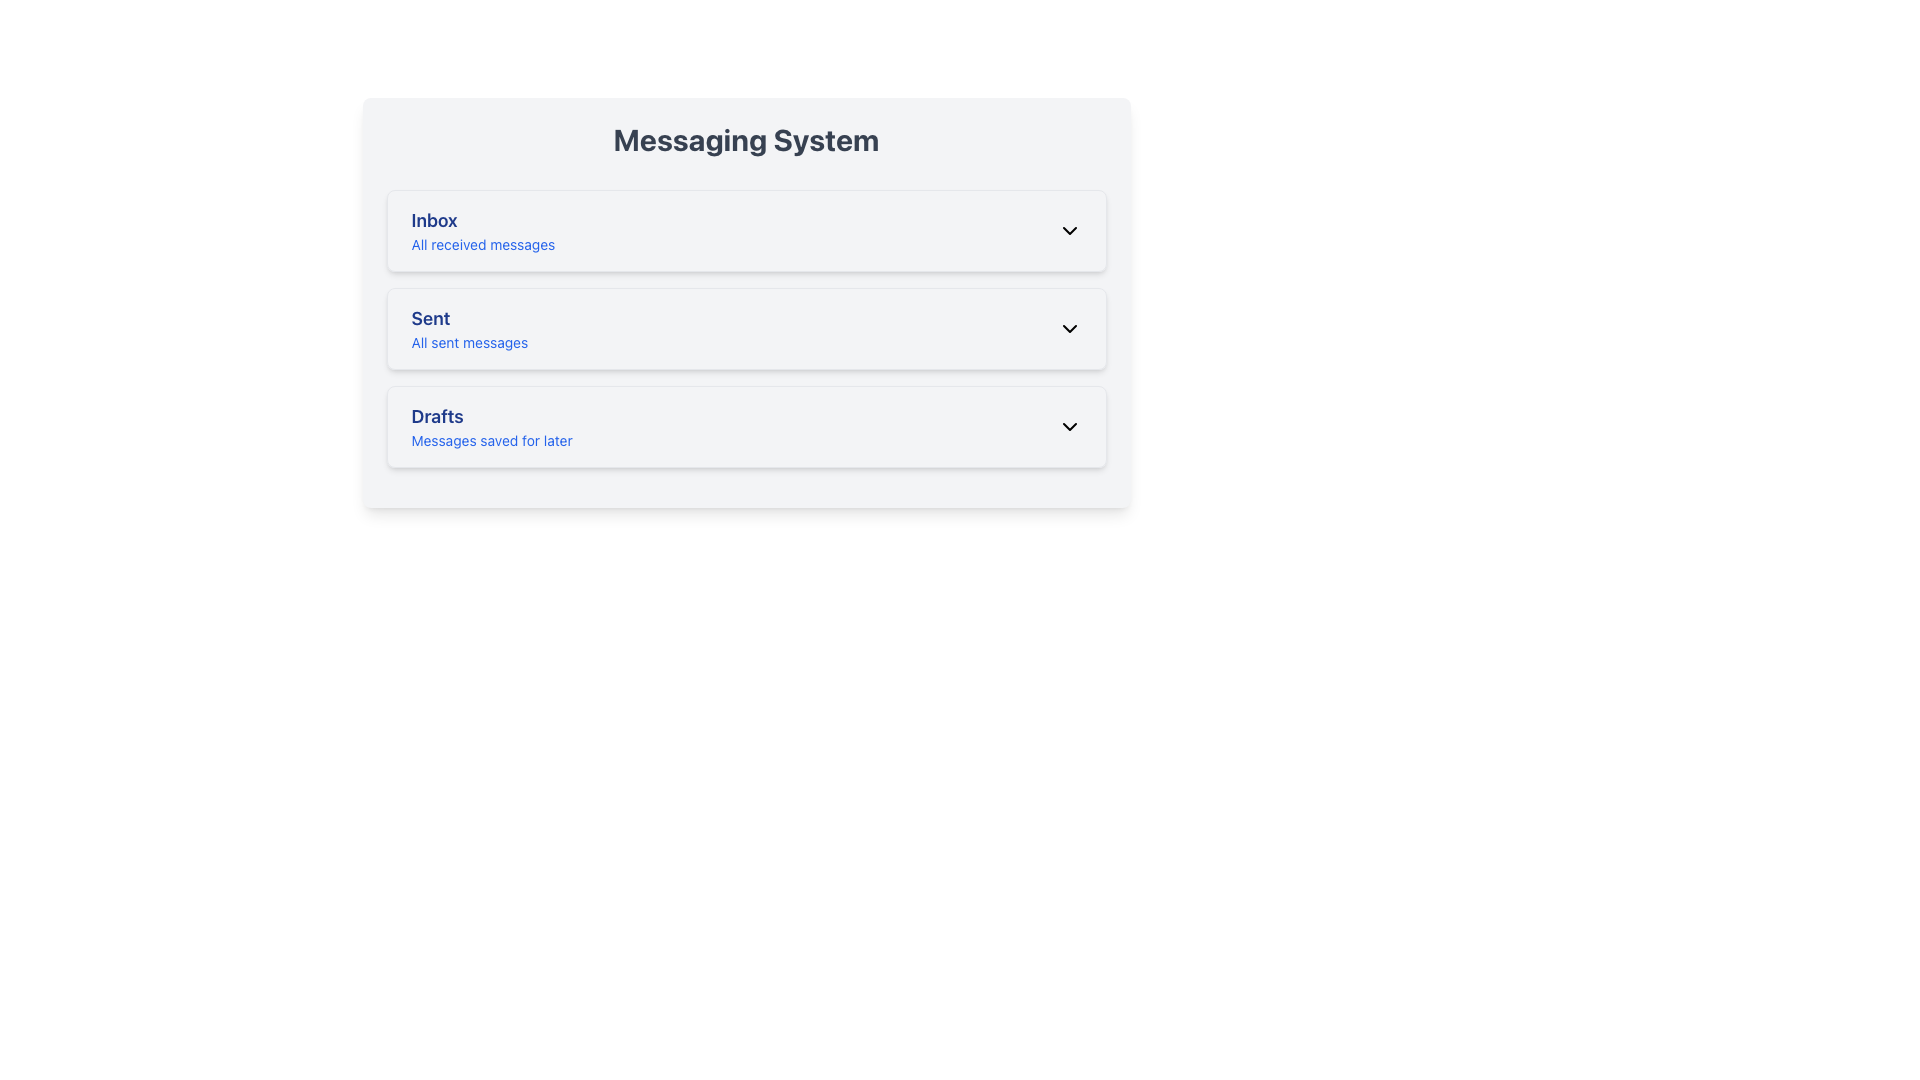 This screenshot has height=1080, width=1920. What do you see at coordinates (745, 230) in the screenshot?
I see `the first collapsible section in the 'Messaging System' interface` at bounding box center [745, 230].